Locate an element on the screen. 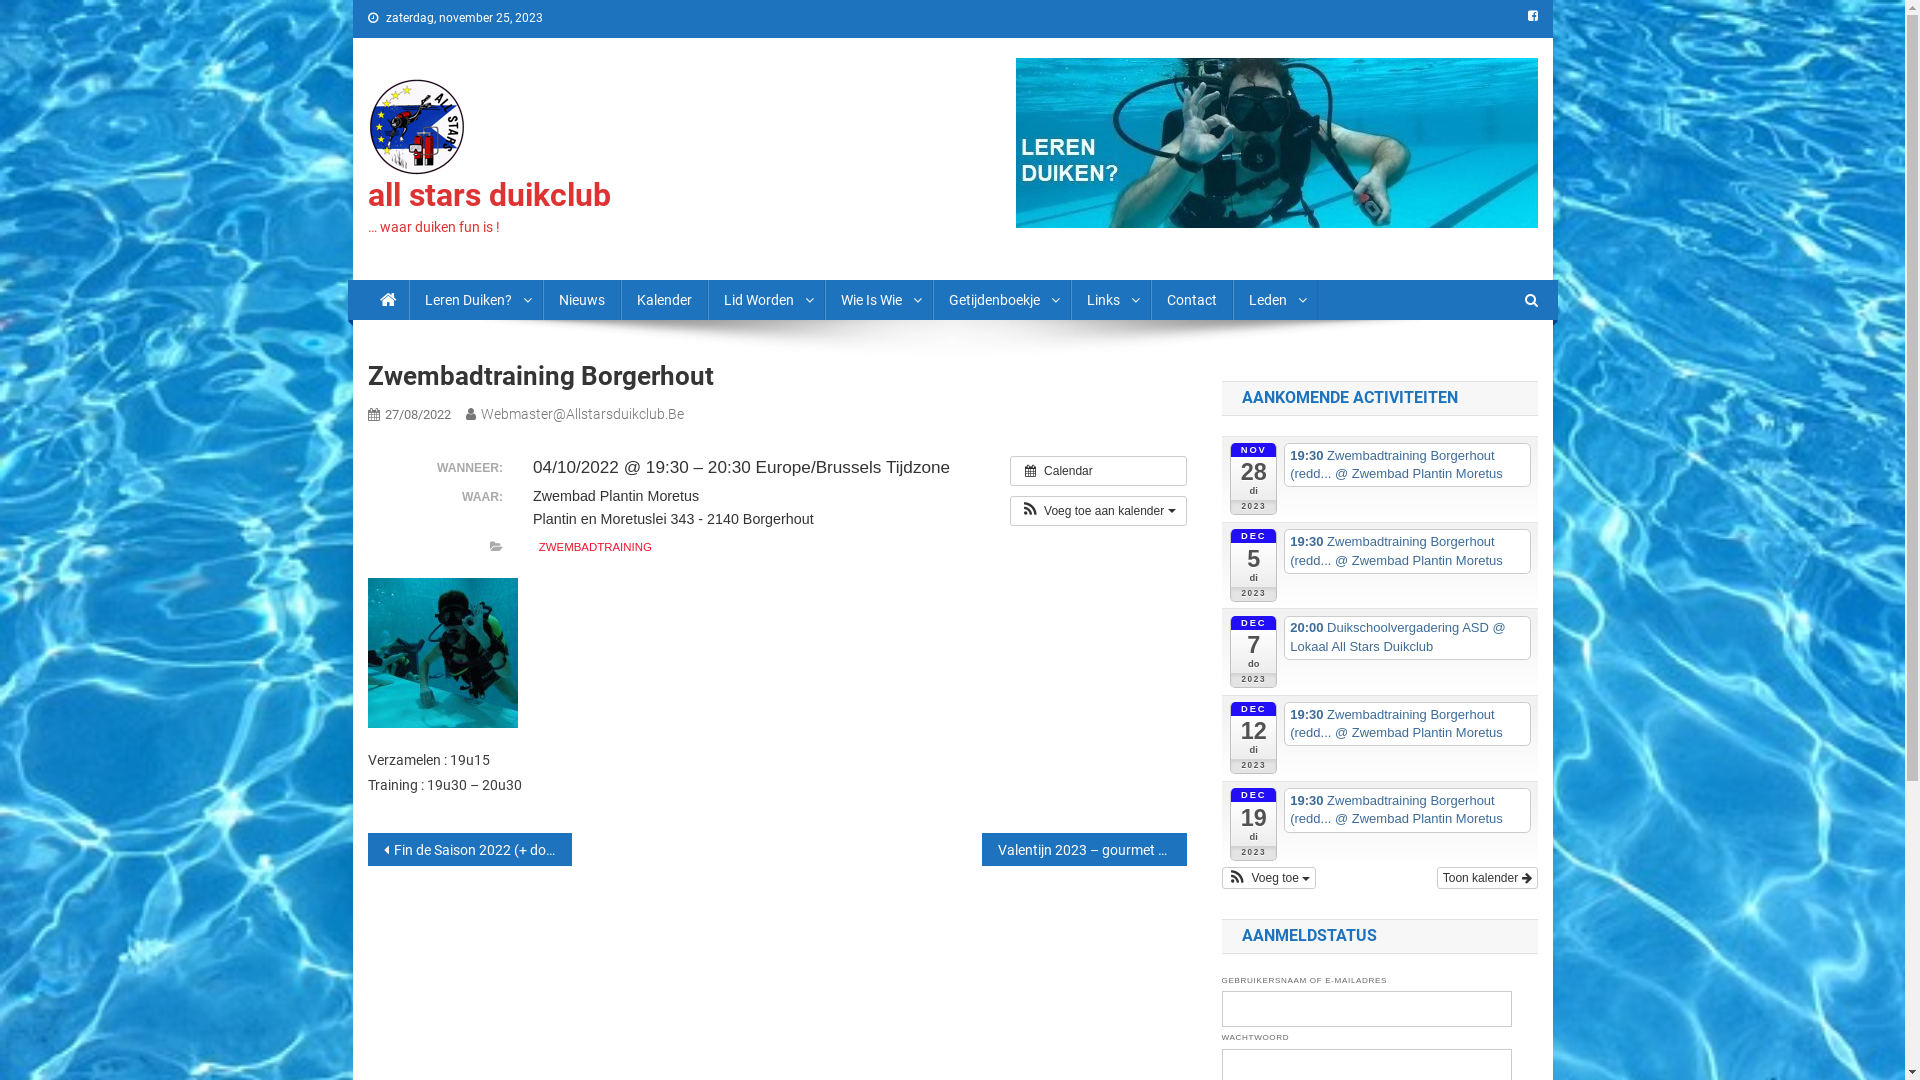 The width and height of the screenshot is (1920, 1080). 'NOV is located at coordinates (1252, 478).